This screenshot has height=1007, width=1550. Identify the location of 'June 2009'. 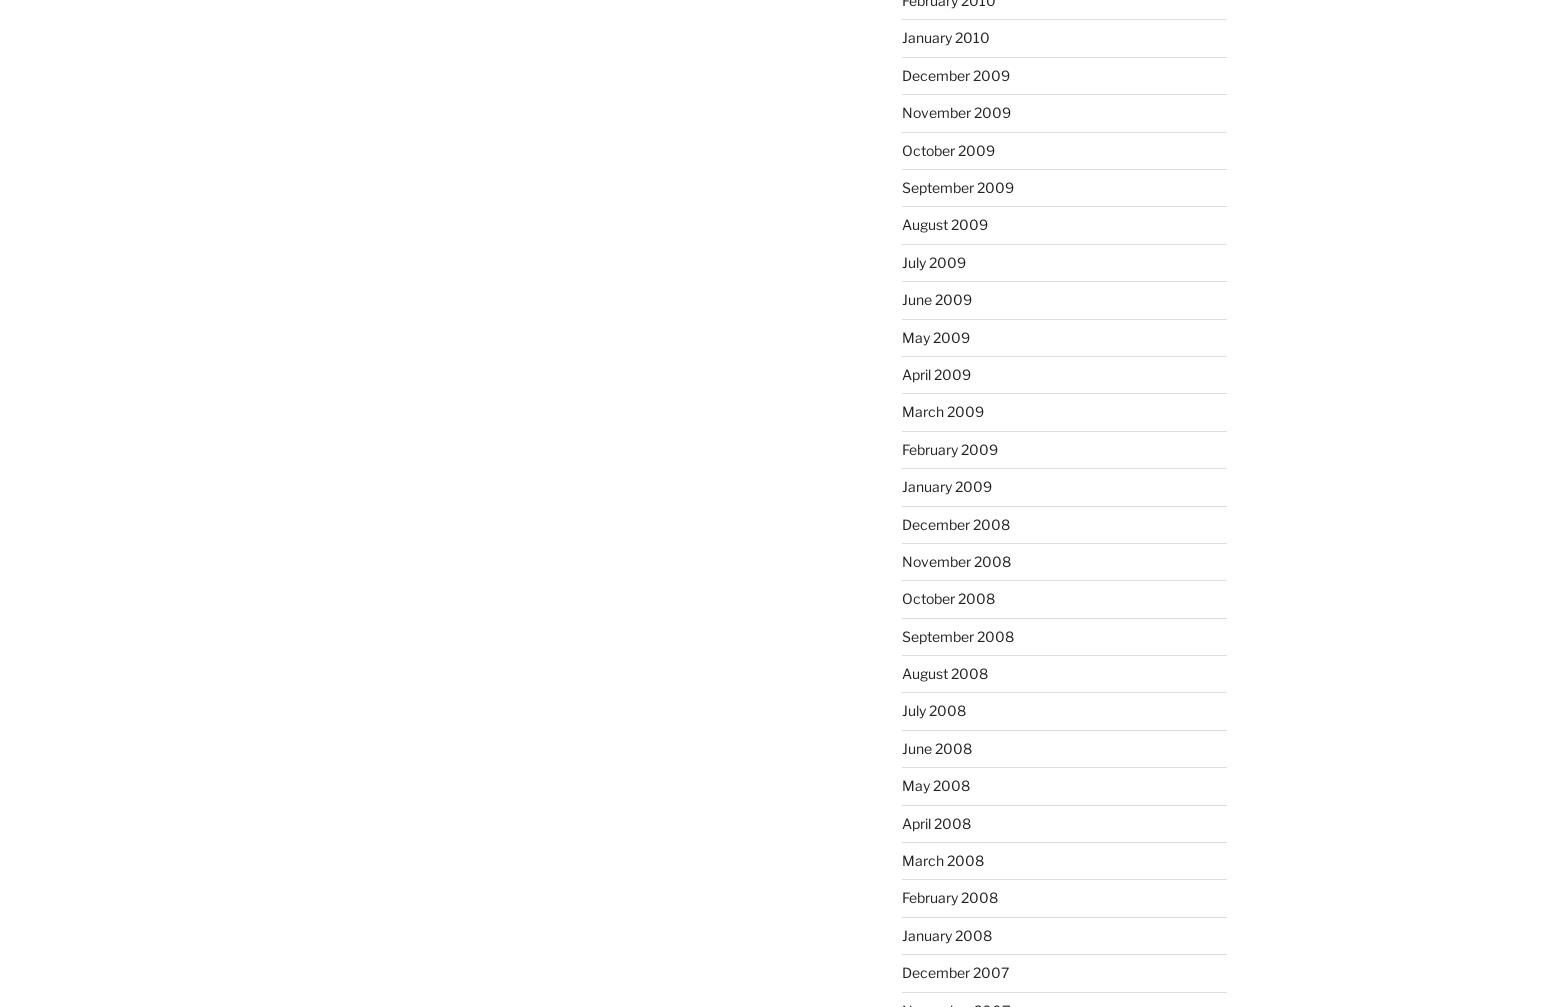
(935, 299).